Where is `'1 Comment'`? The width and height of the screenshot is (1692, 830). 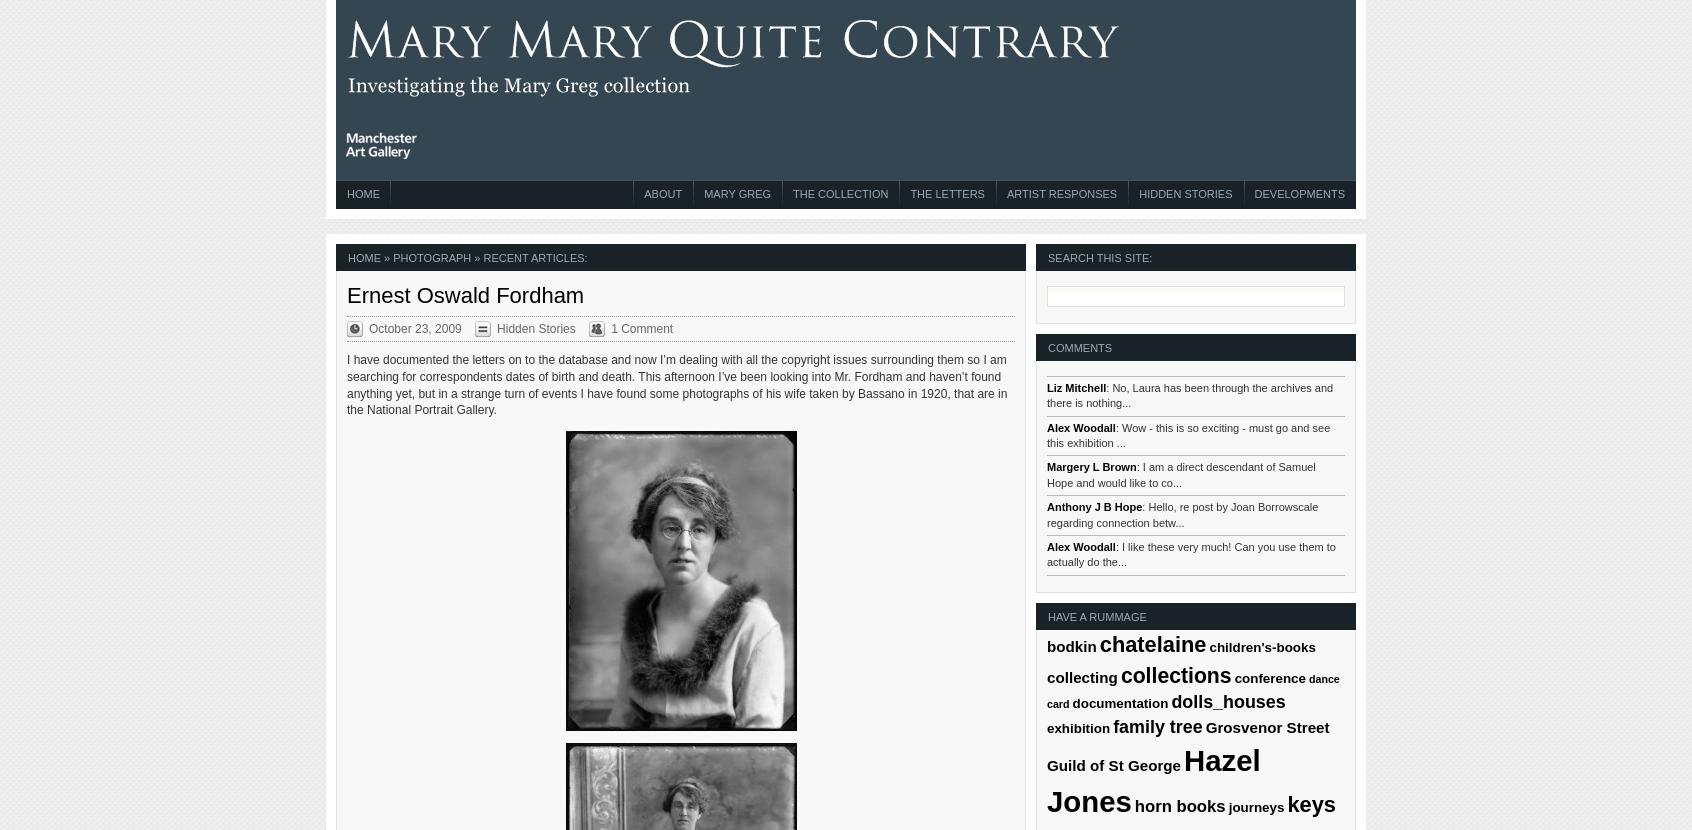
'1 Comment' is located at coordinates (641, 327).